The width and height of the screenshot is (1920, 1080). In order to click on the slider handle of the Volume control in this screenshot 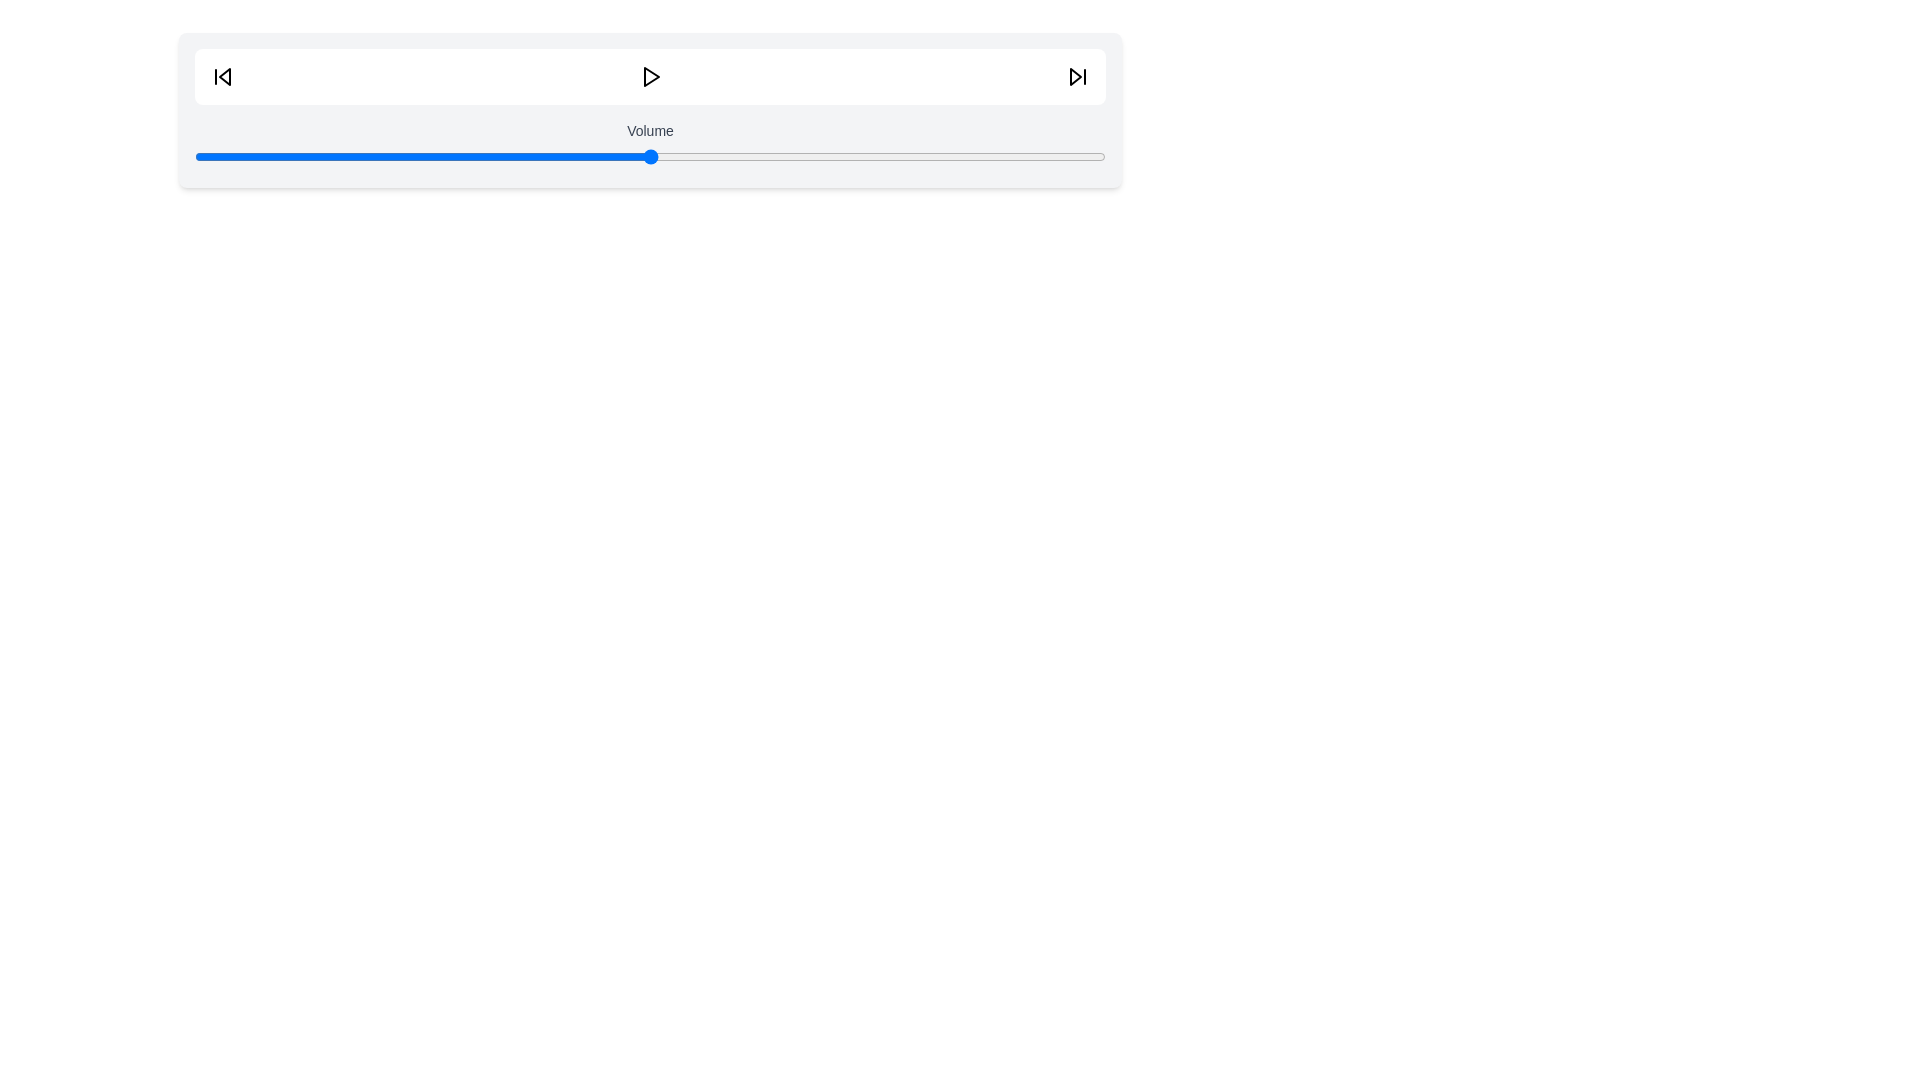, I will do `click(650, 156)`.